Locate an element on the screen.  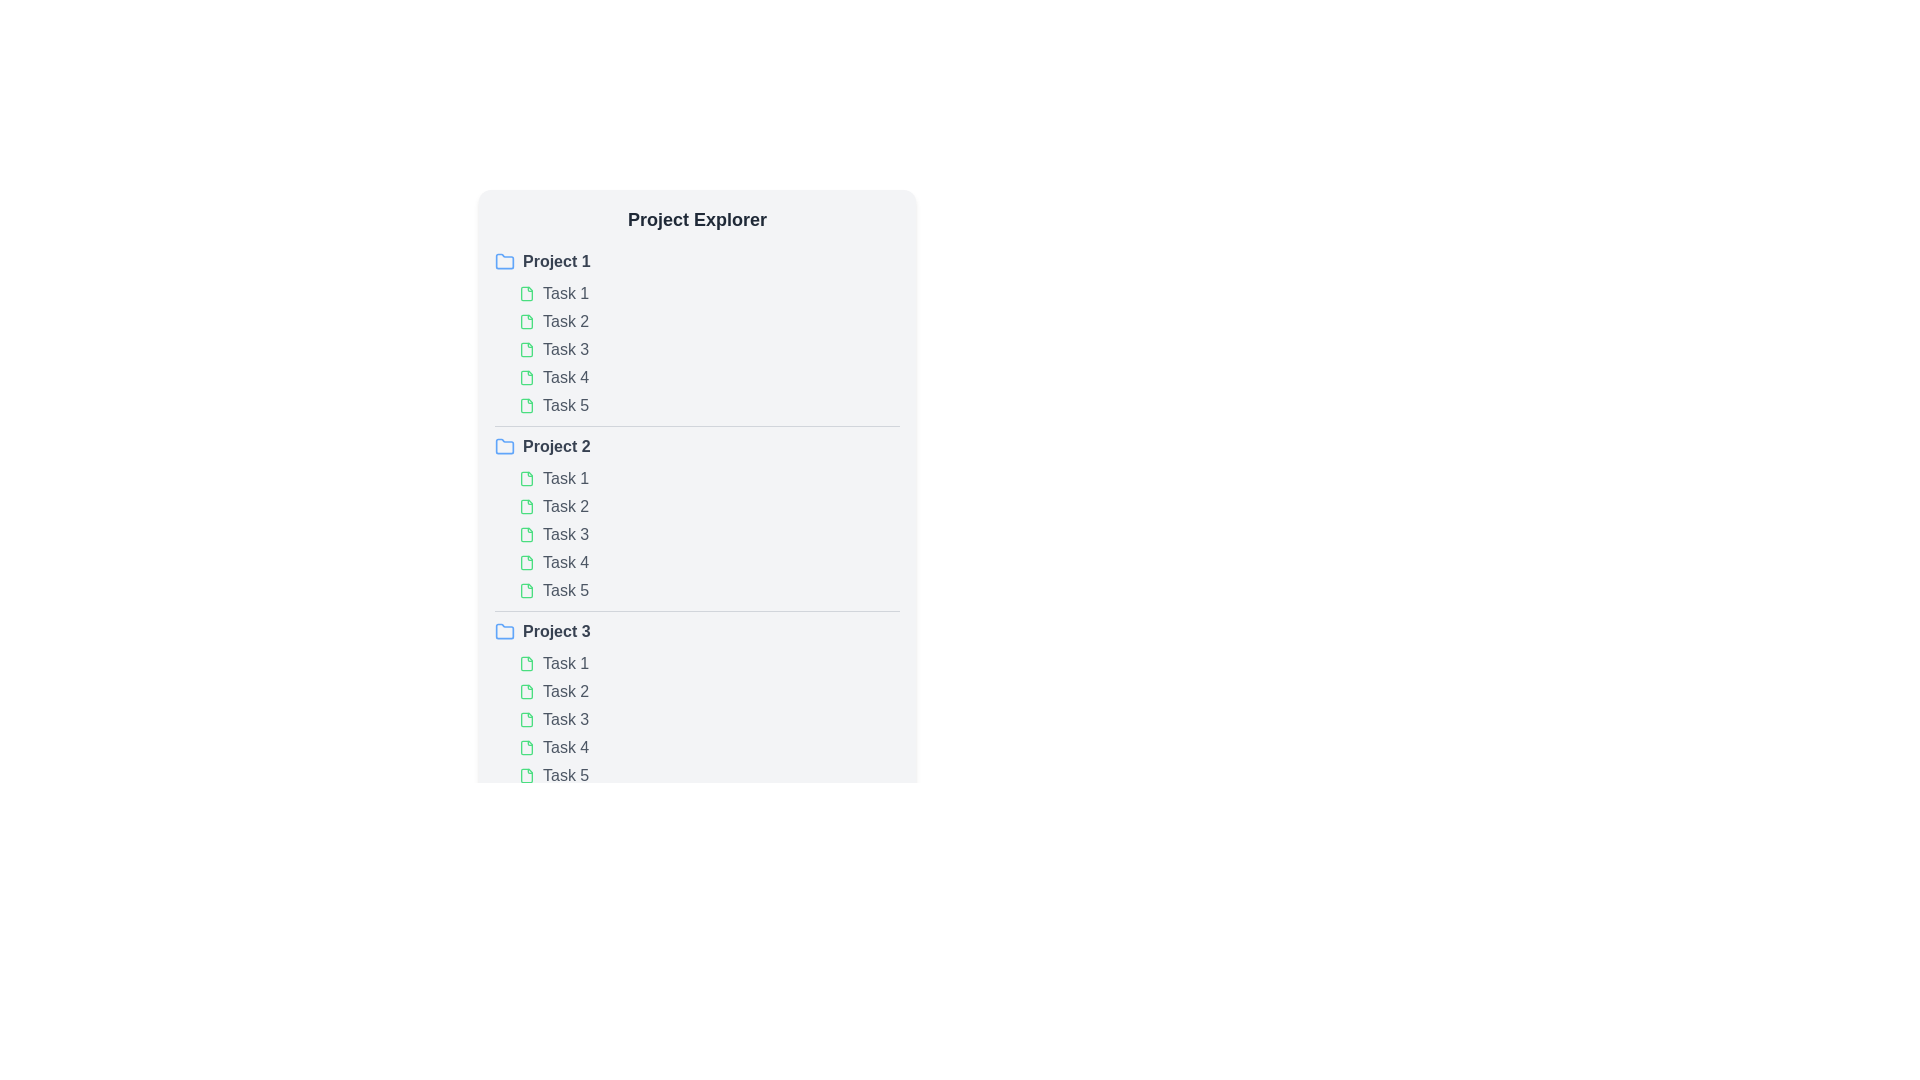
the green document icon representing 'Task 5' under Project 2, which is the leftmost element in its row is located at coordinates (527, 589).